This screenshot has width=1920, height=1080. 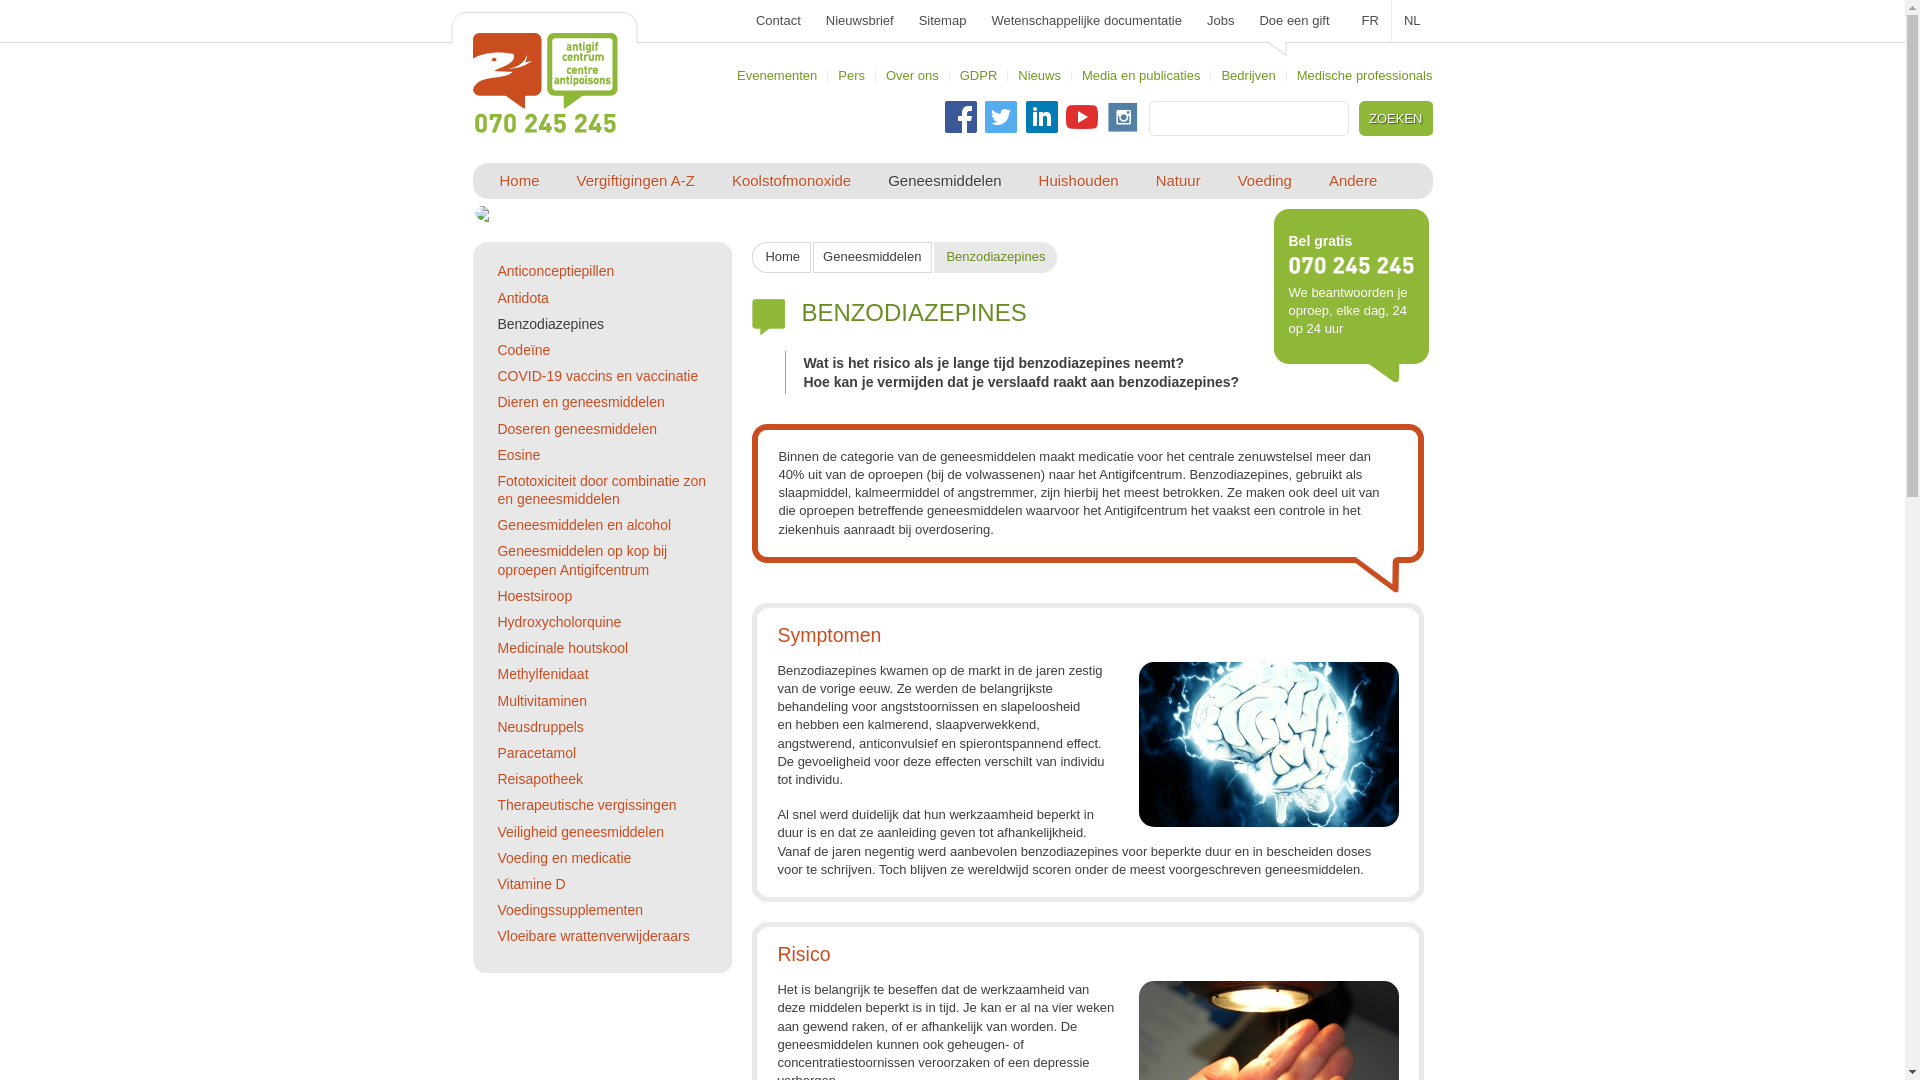 I want to click on 'Veiligheid geneesmiddelen', so click(x=497, y=832).